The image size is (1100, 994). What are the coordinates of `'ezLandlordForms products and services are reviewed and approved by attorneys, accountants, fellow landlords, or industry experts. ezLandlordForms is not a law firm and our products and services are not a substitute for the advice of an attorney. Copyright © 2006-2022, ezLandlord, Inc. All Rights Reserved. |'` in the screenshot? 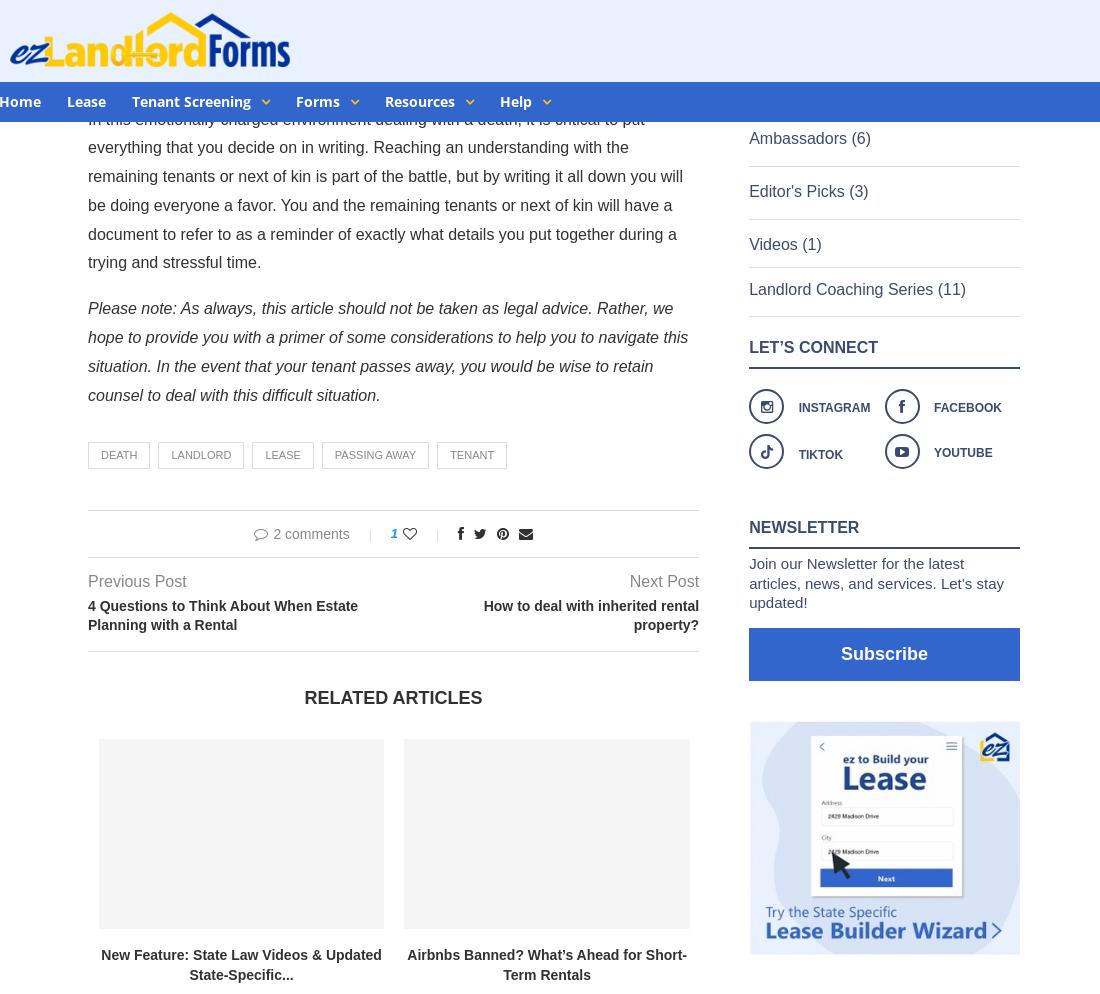 It's located at (19, 895).